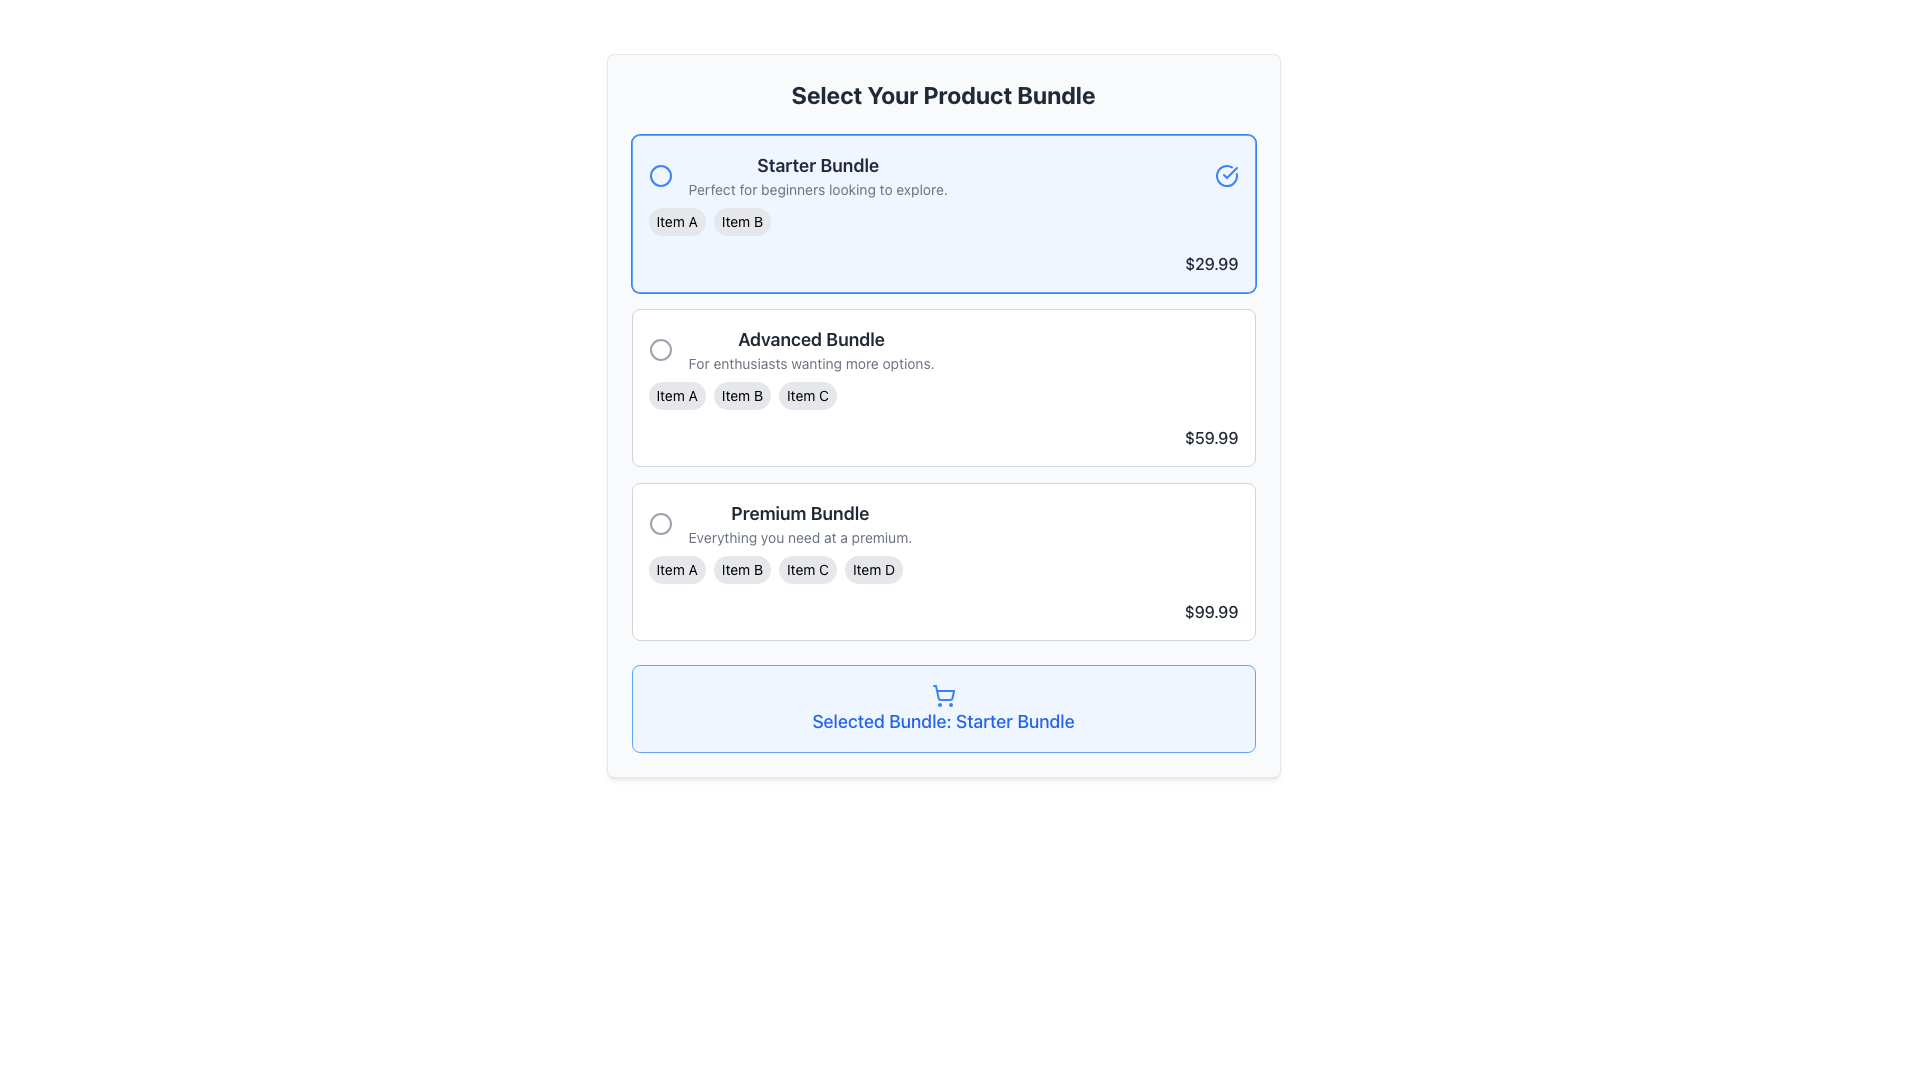  Describe the element at coordinates (1225, 175) in the screenshot. I see `the Icon that visually indicates the 'Starter Bundle' is selected, located at the far right of the 'Starter Bundle' card, aligned with the text and pricing details` at that location.